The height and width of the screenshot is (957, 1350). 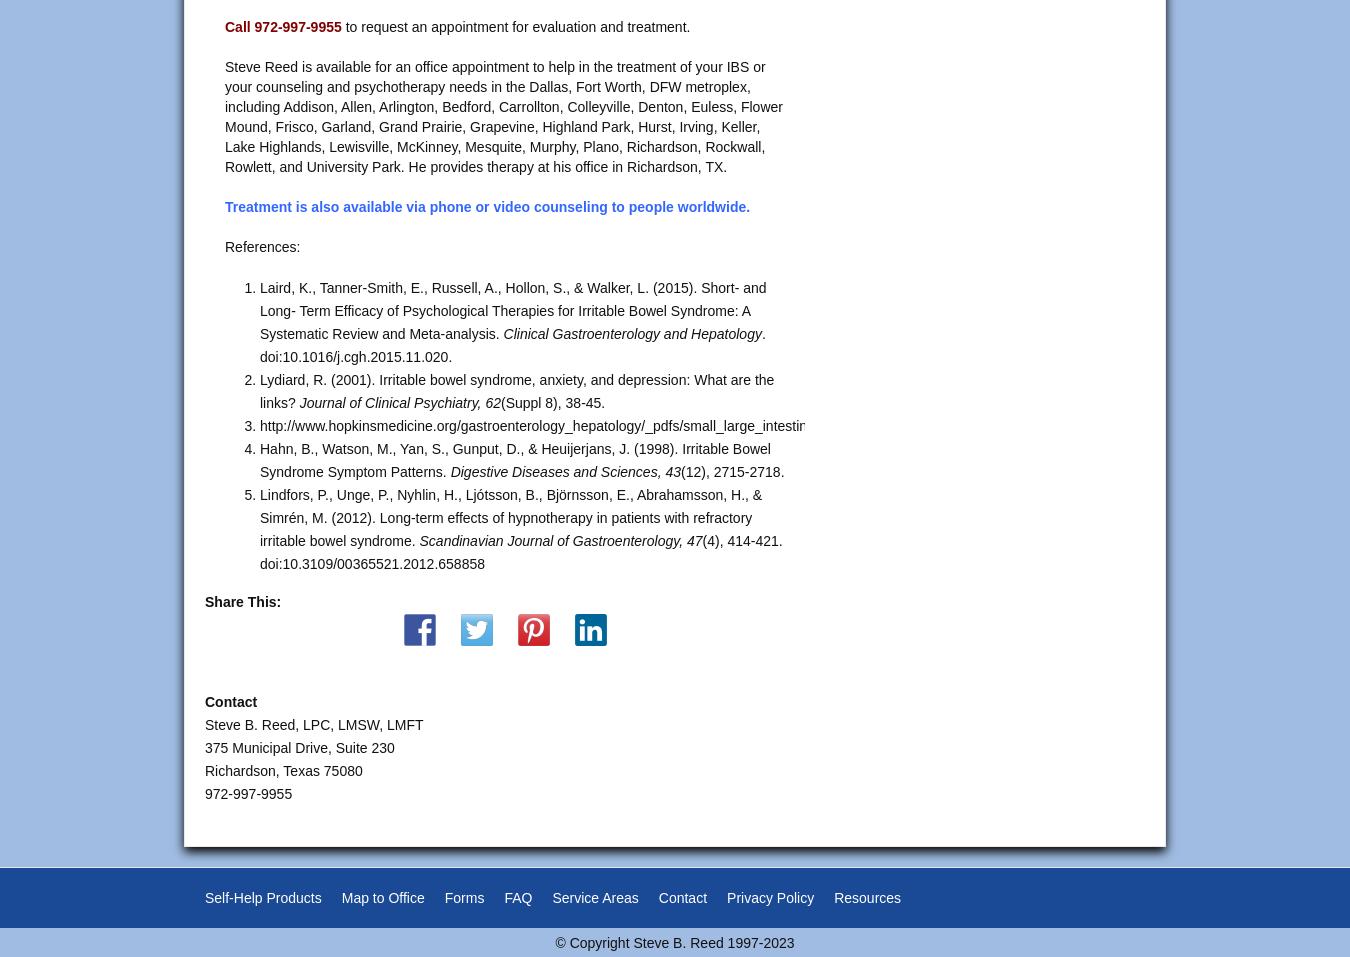 What do you see at coordinates (519, 552) in the screenshot?
I see `'(4), 414-421. doi:10.3109/00365521.2012.658858'` at bounding box center [519, 552].